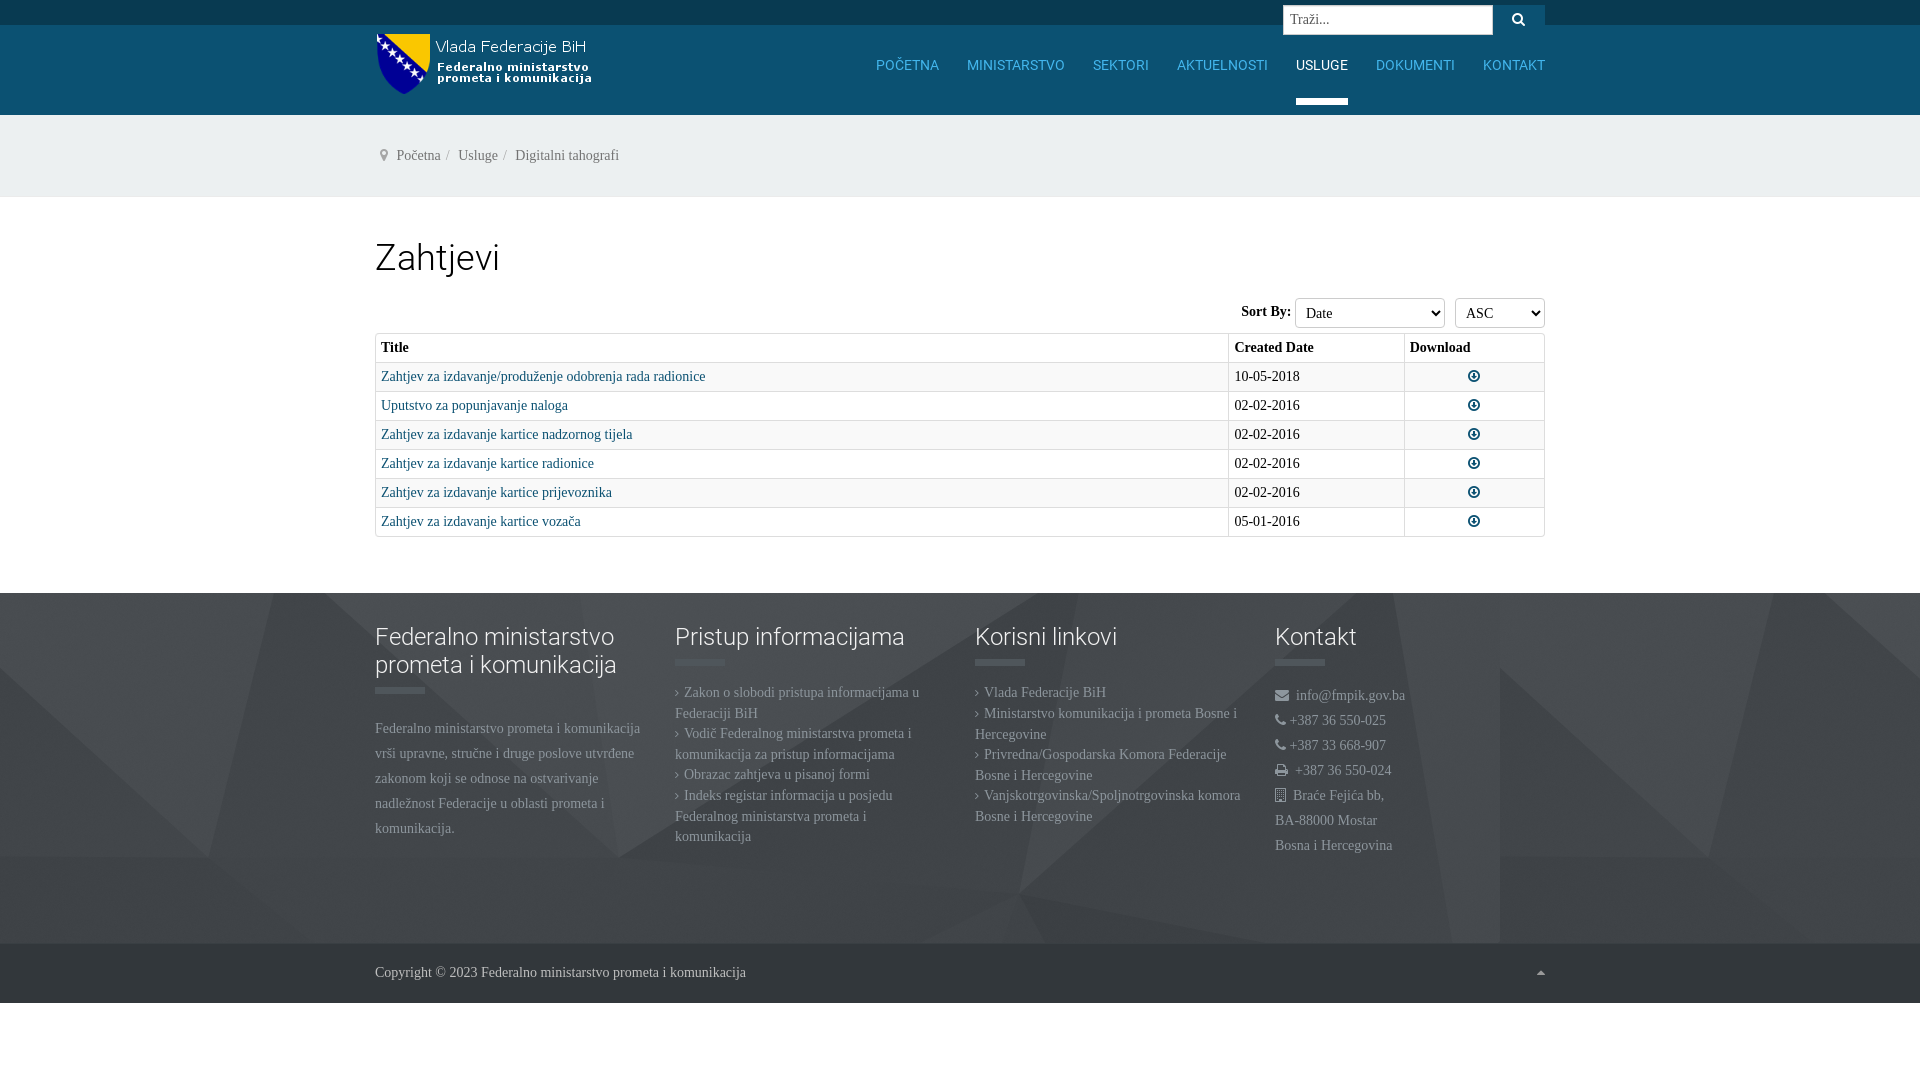 Image resolution: width=1920 pixels, height=1080 pixels. What do you see at coordinates (1044, 691) in the screenshot?
I see `'Vlada Federacije BiH'` at bounding box center [1044, 691].